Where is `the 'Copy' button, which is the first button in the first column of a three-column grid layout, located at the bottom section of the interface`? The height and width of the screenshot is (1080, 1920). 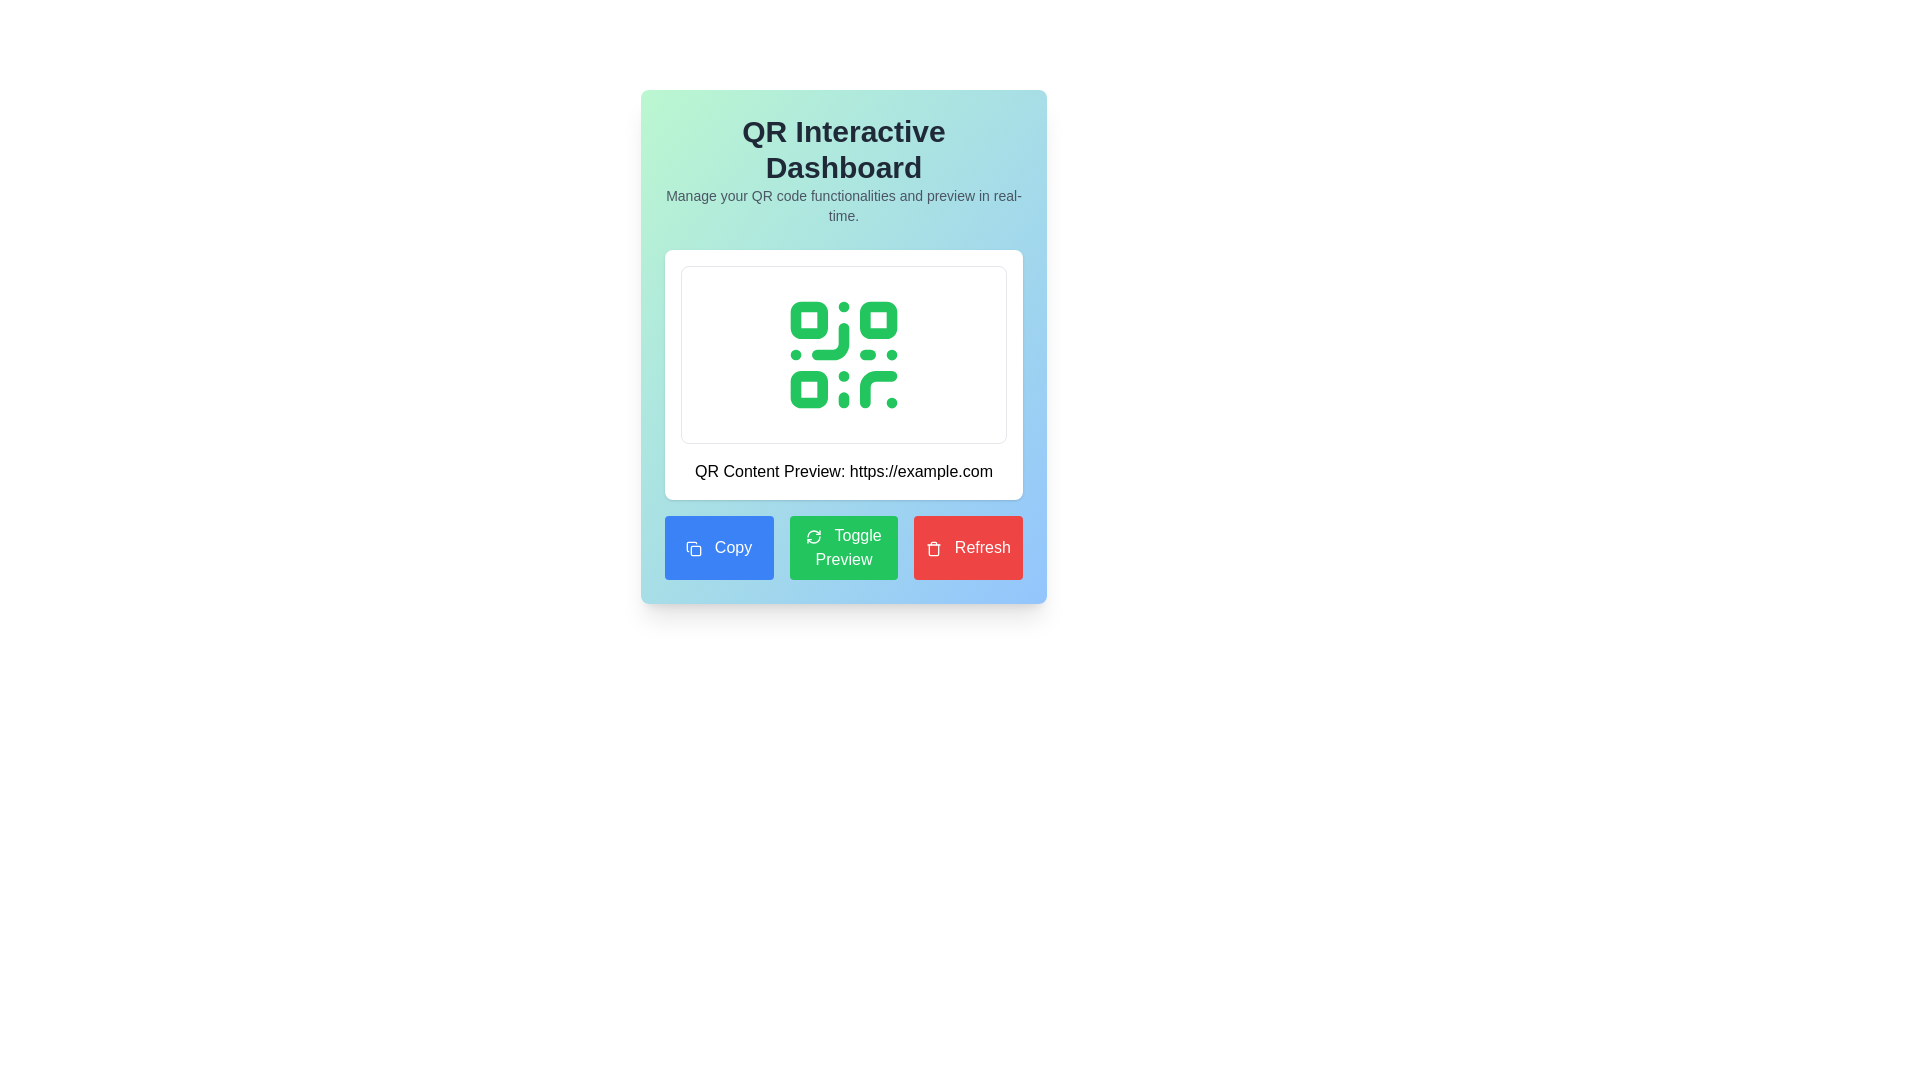 the 'Copy' button, which is the first button in the first column of a three-column grid layout, located at the bottom section of the interface is located at coordinates (719, 547).